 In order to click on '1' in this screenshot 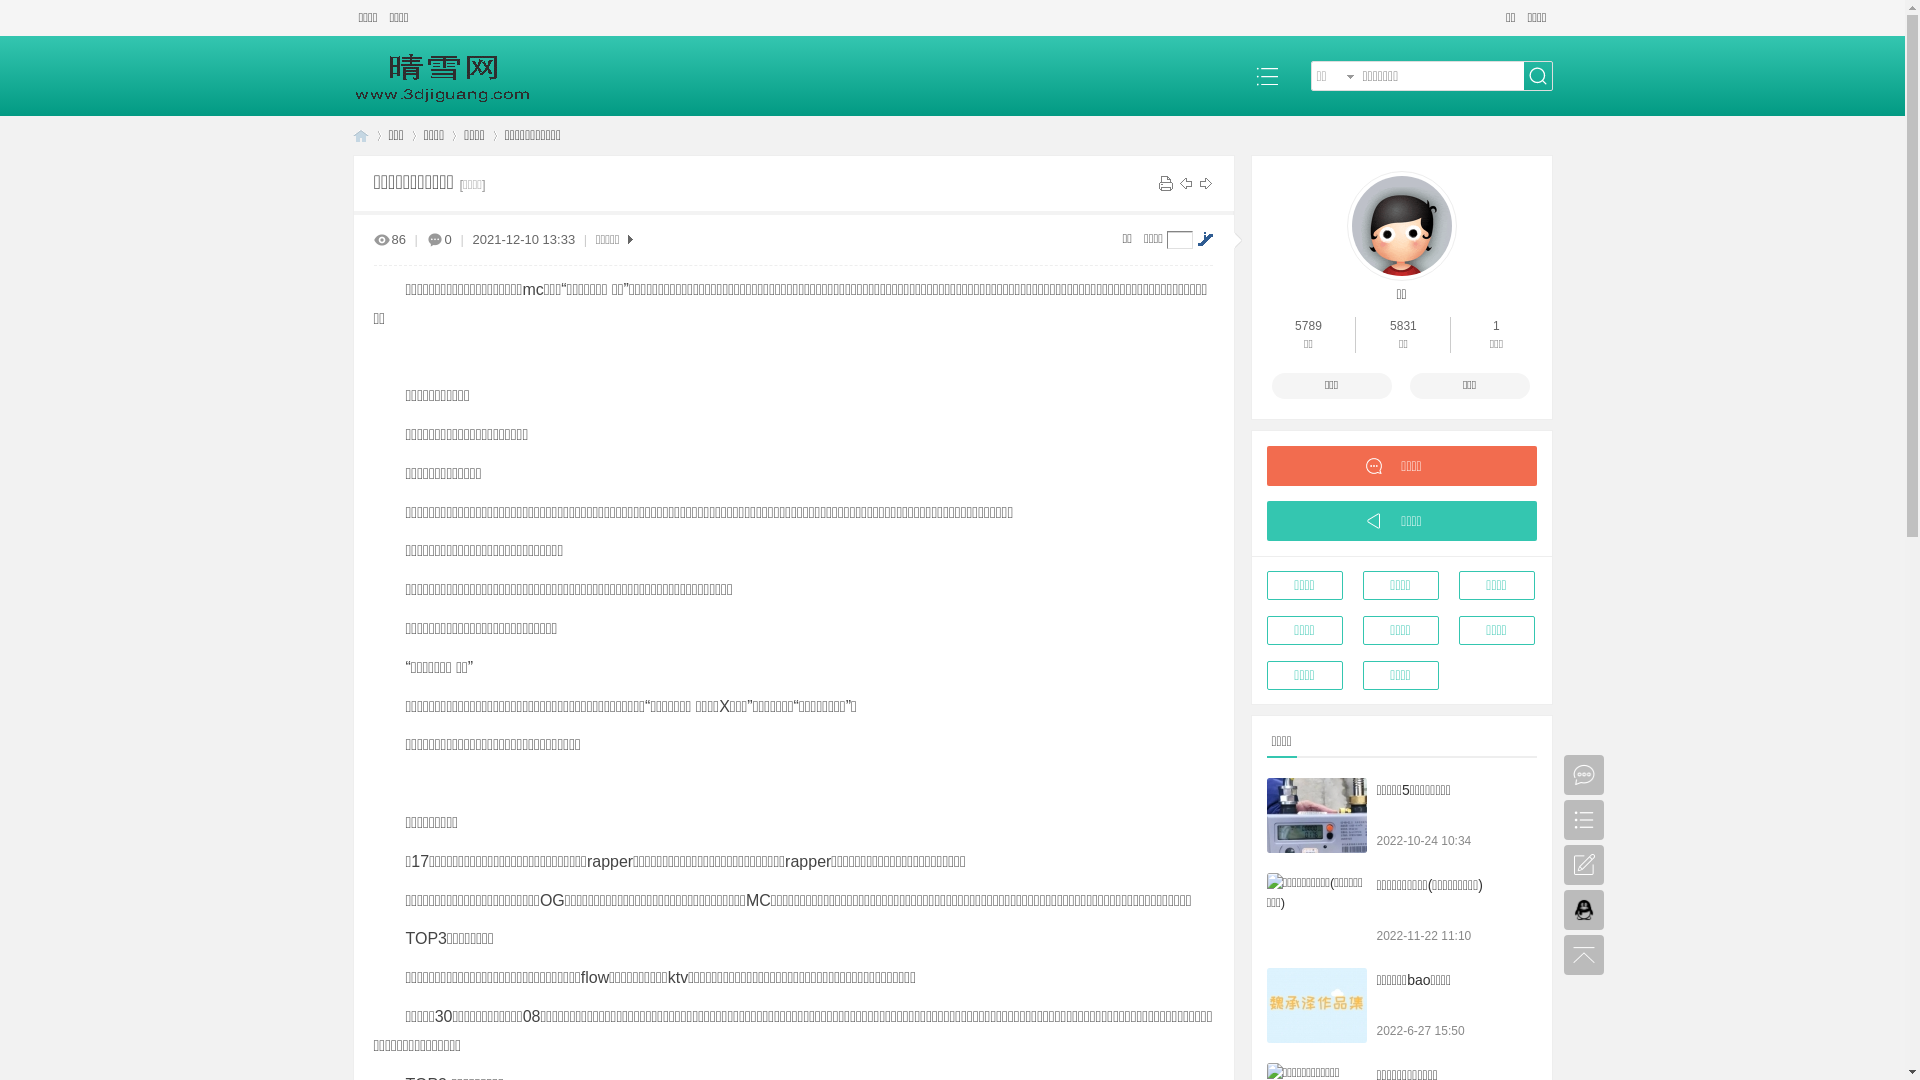, I will do `click(1496, 325)`.